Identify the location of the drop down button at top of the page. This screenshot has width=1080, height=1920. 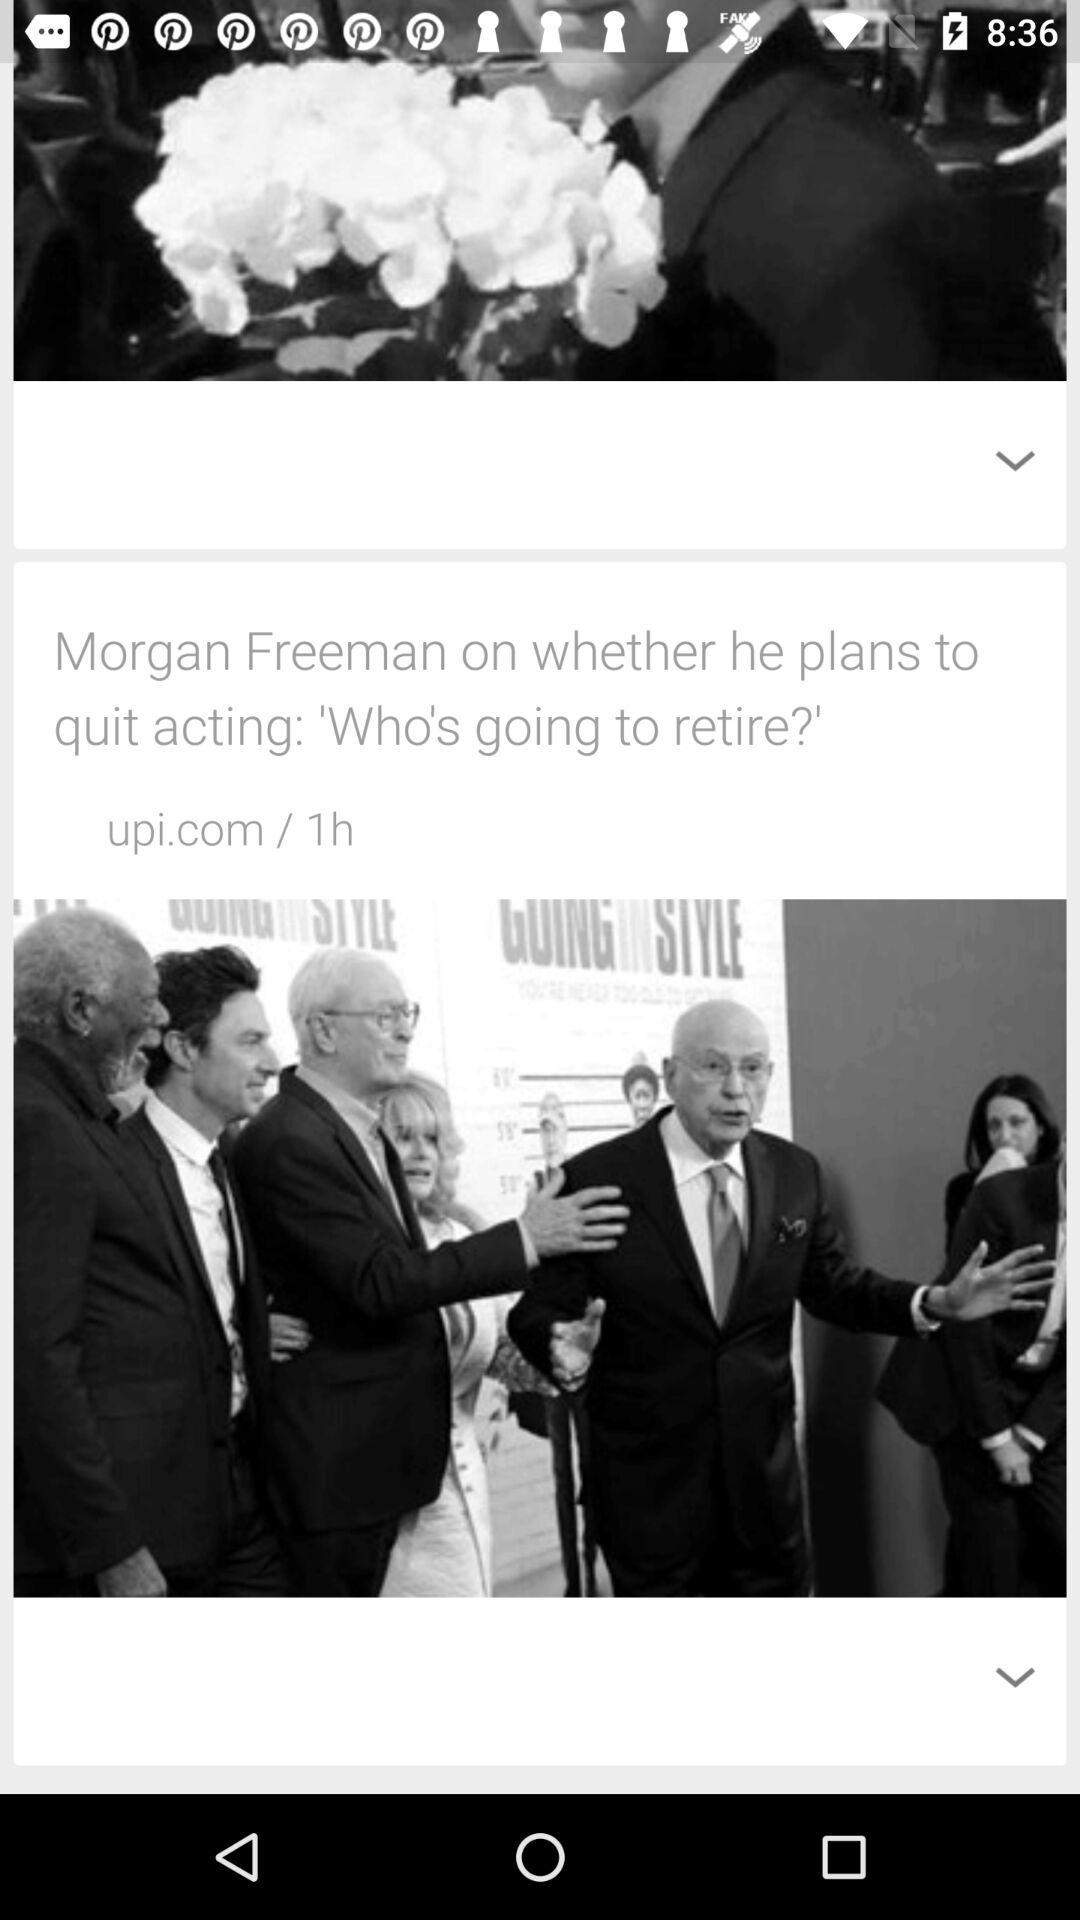
(1014, 458).